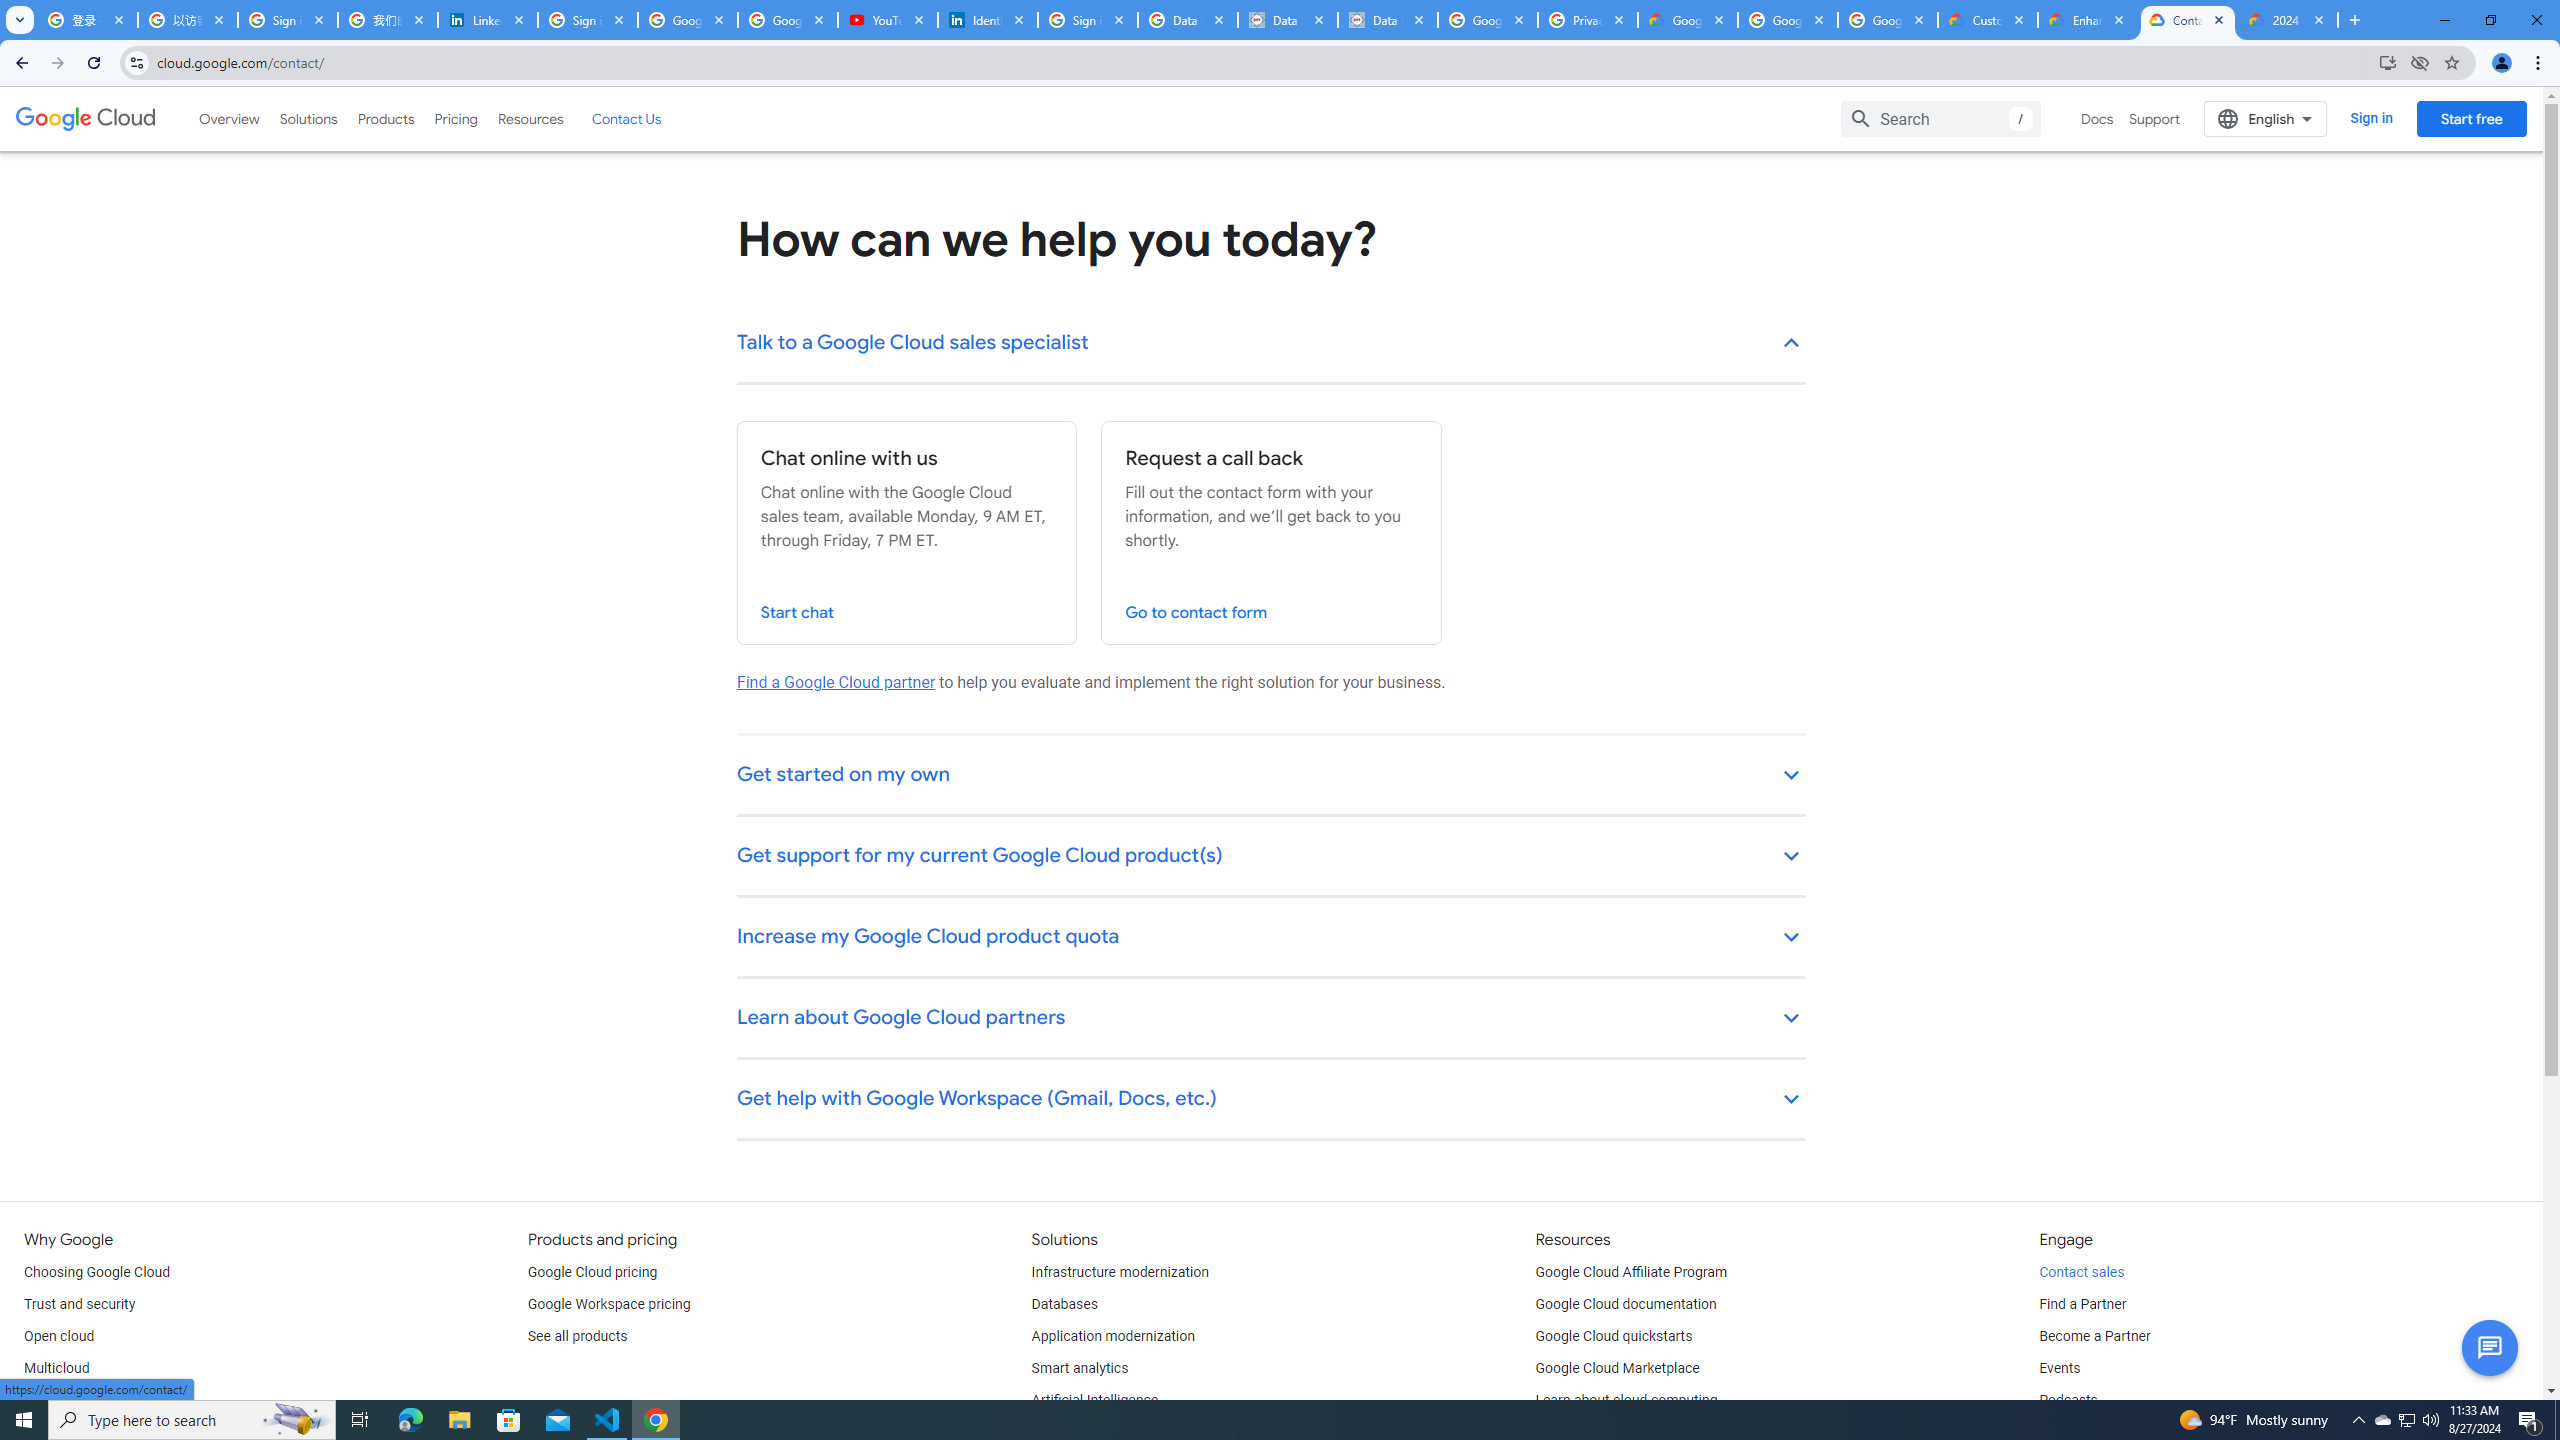 The image size is (2560, 1440). What do you see at coordinates (2470, 118) in the screenshot?
I see `'Start free'` at bounding box center [2470, 118].